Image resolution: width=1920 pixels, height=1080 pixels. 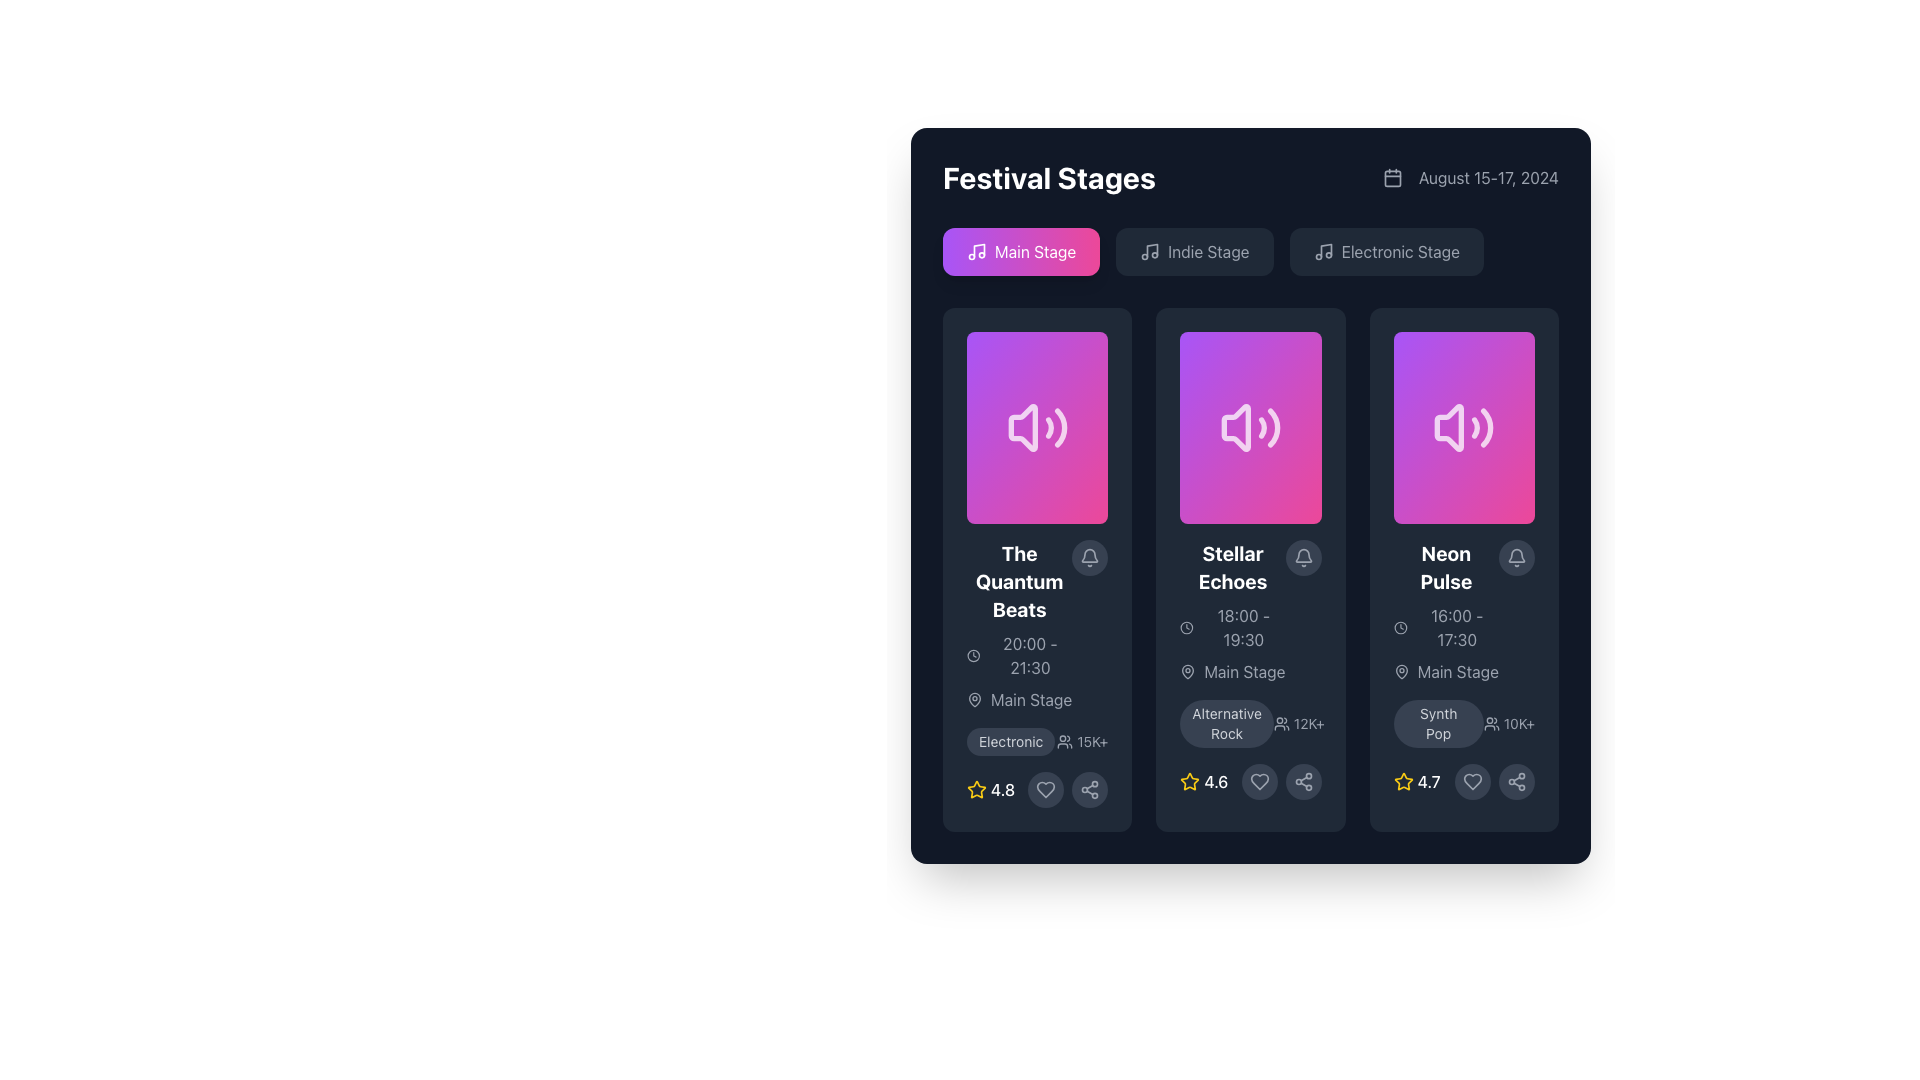 I want to click on the heart icon button in the compact layout located at the bottom right of the 'The Quantum Beats' card to like it, so click(x=1067, y=789).